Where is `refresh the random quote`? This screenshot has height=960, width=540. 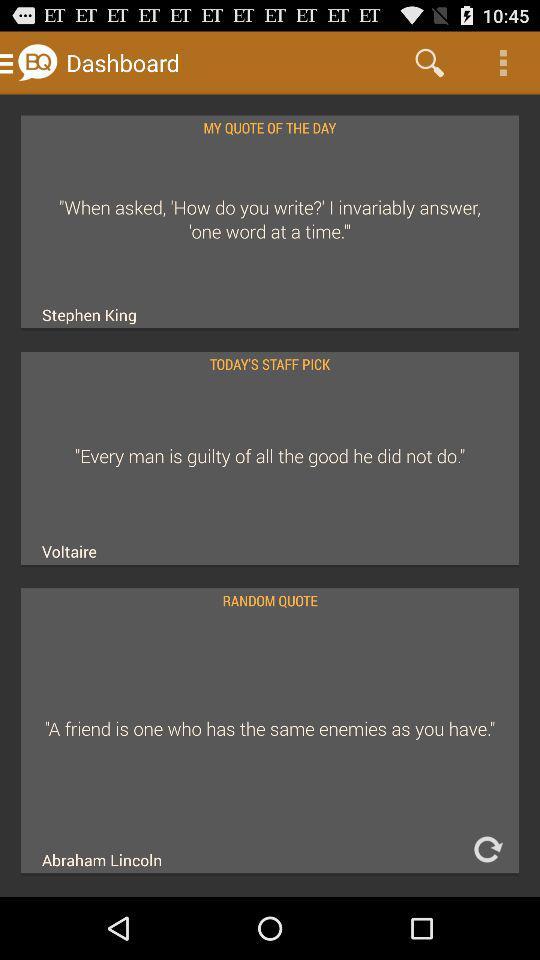
refresh the random quote is located at coordinates (486, 848).